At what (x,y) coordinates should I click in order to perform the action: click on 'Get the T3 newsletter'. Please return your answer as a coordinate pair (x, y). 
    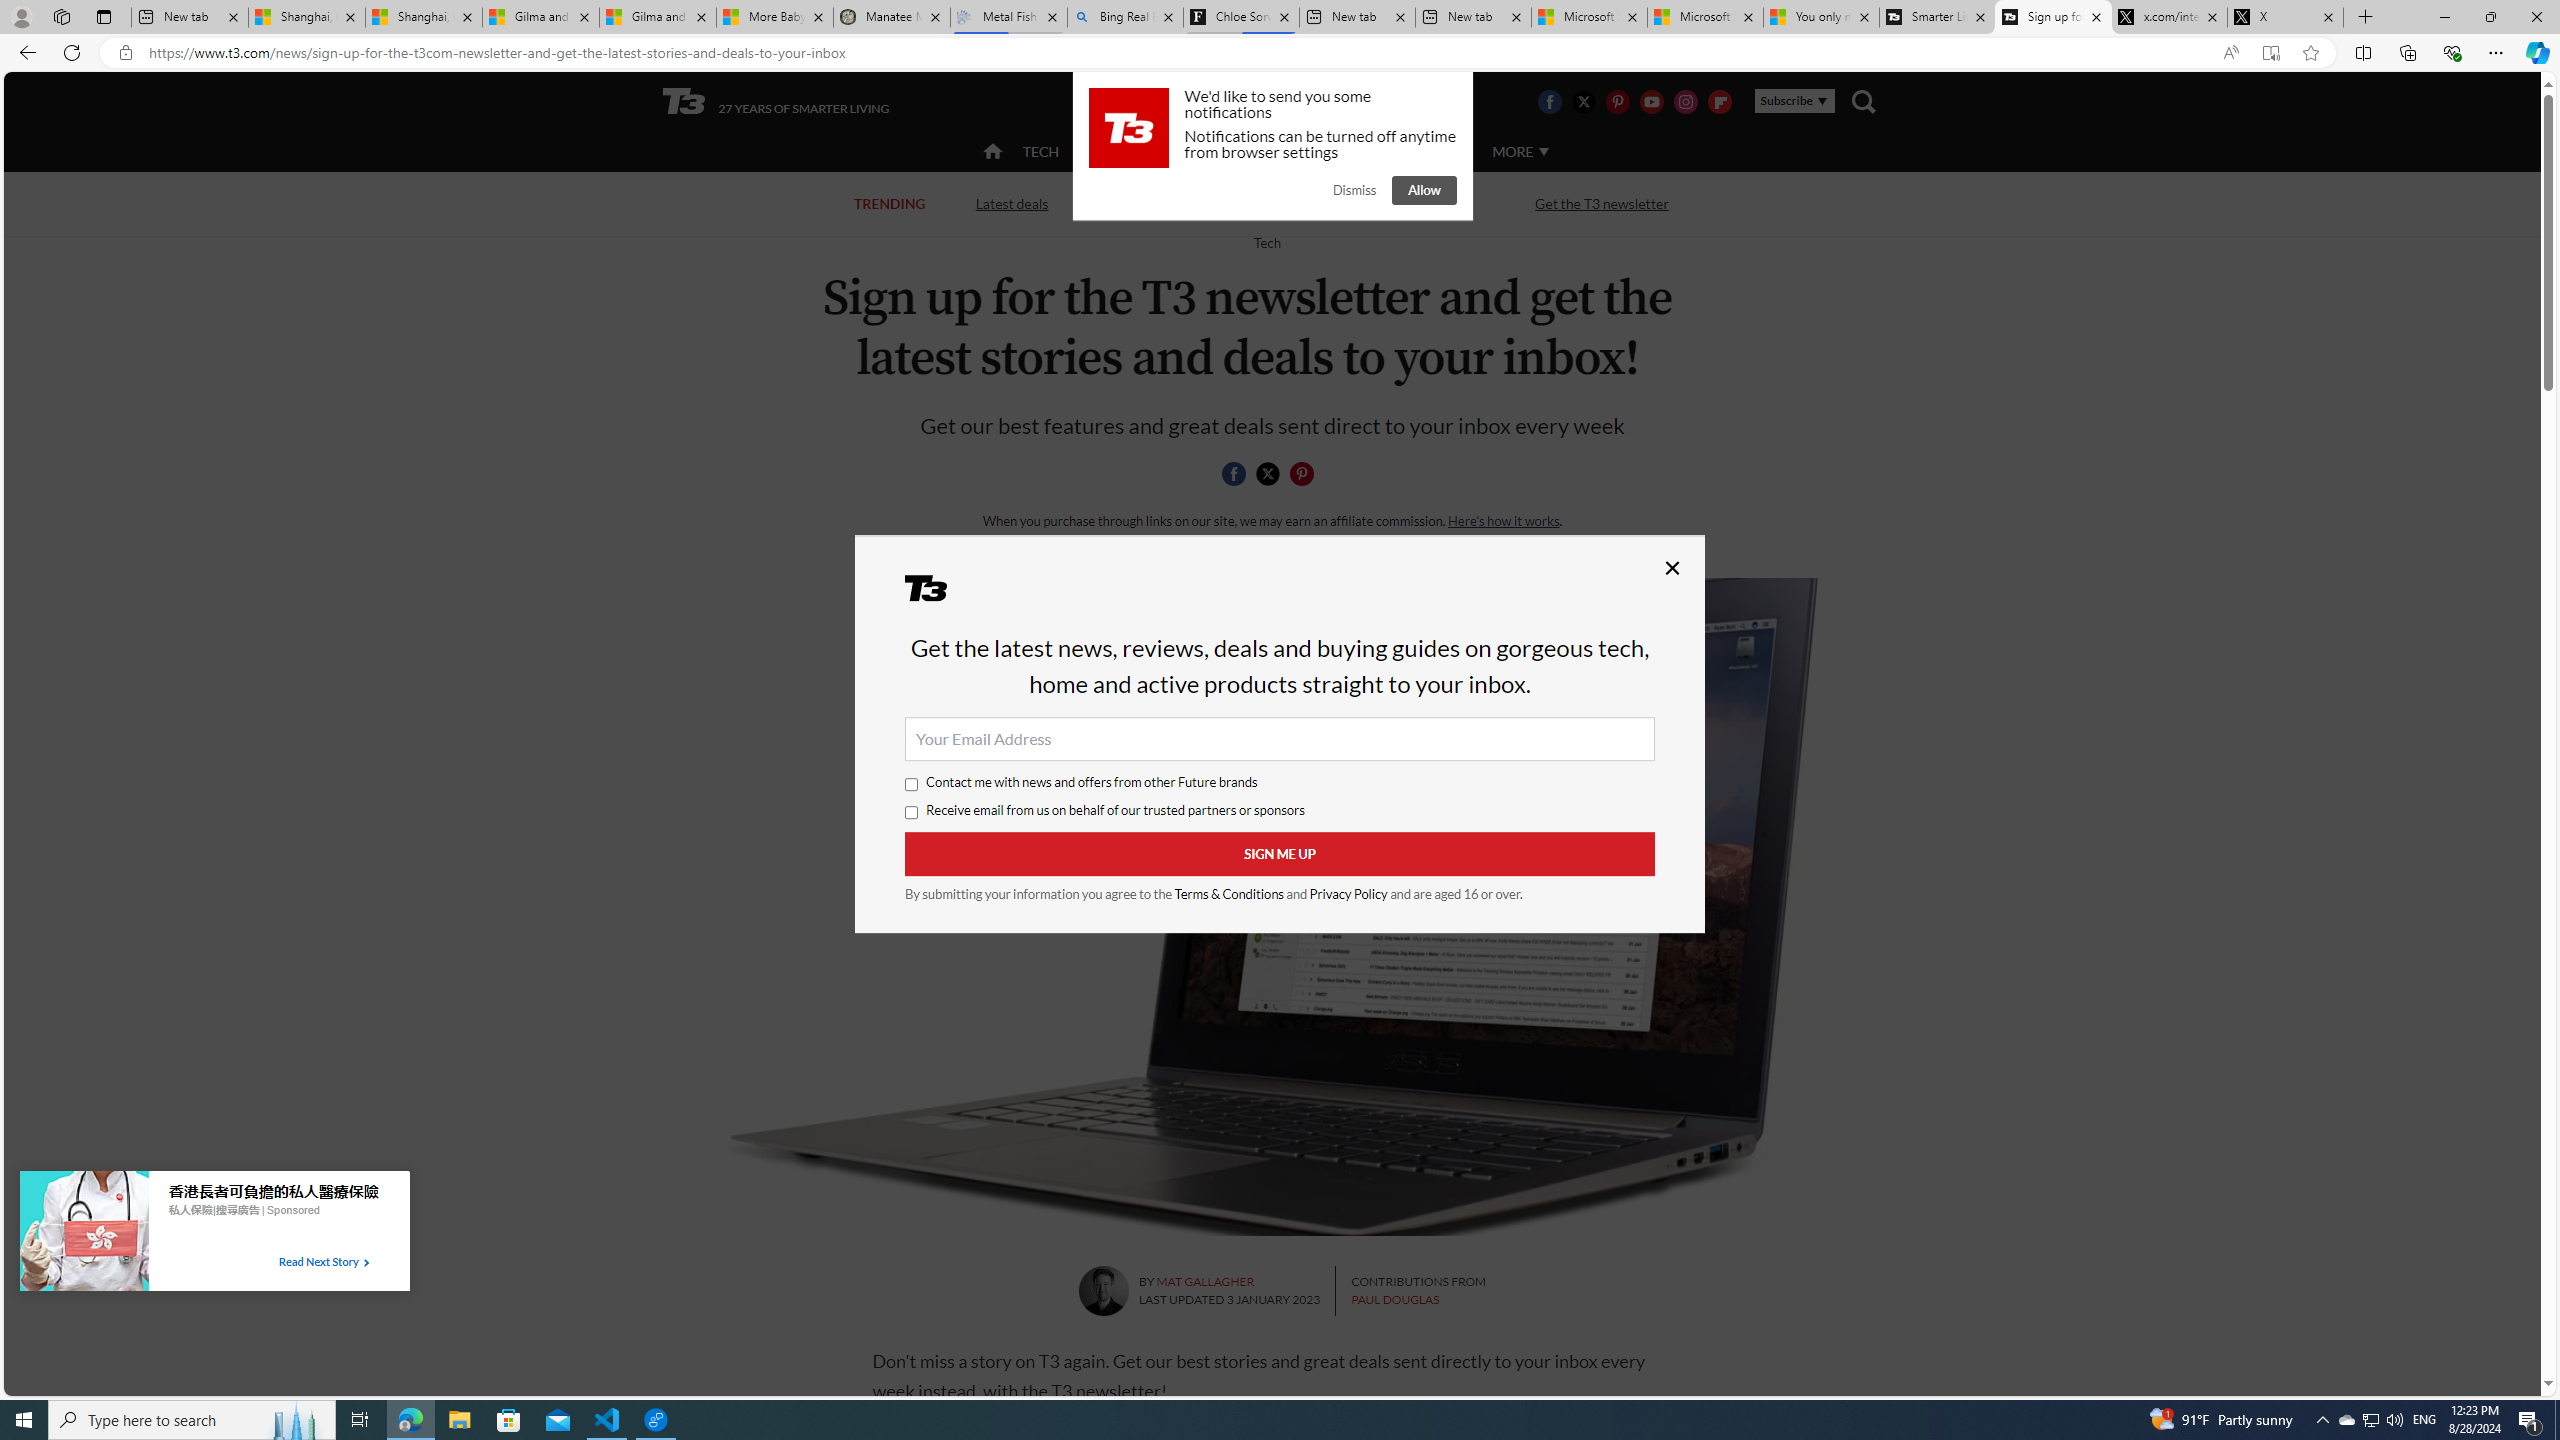
    Looking at the image, I should click on (1602, 202).